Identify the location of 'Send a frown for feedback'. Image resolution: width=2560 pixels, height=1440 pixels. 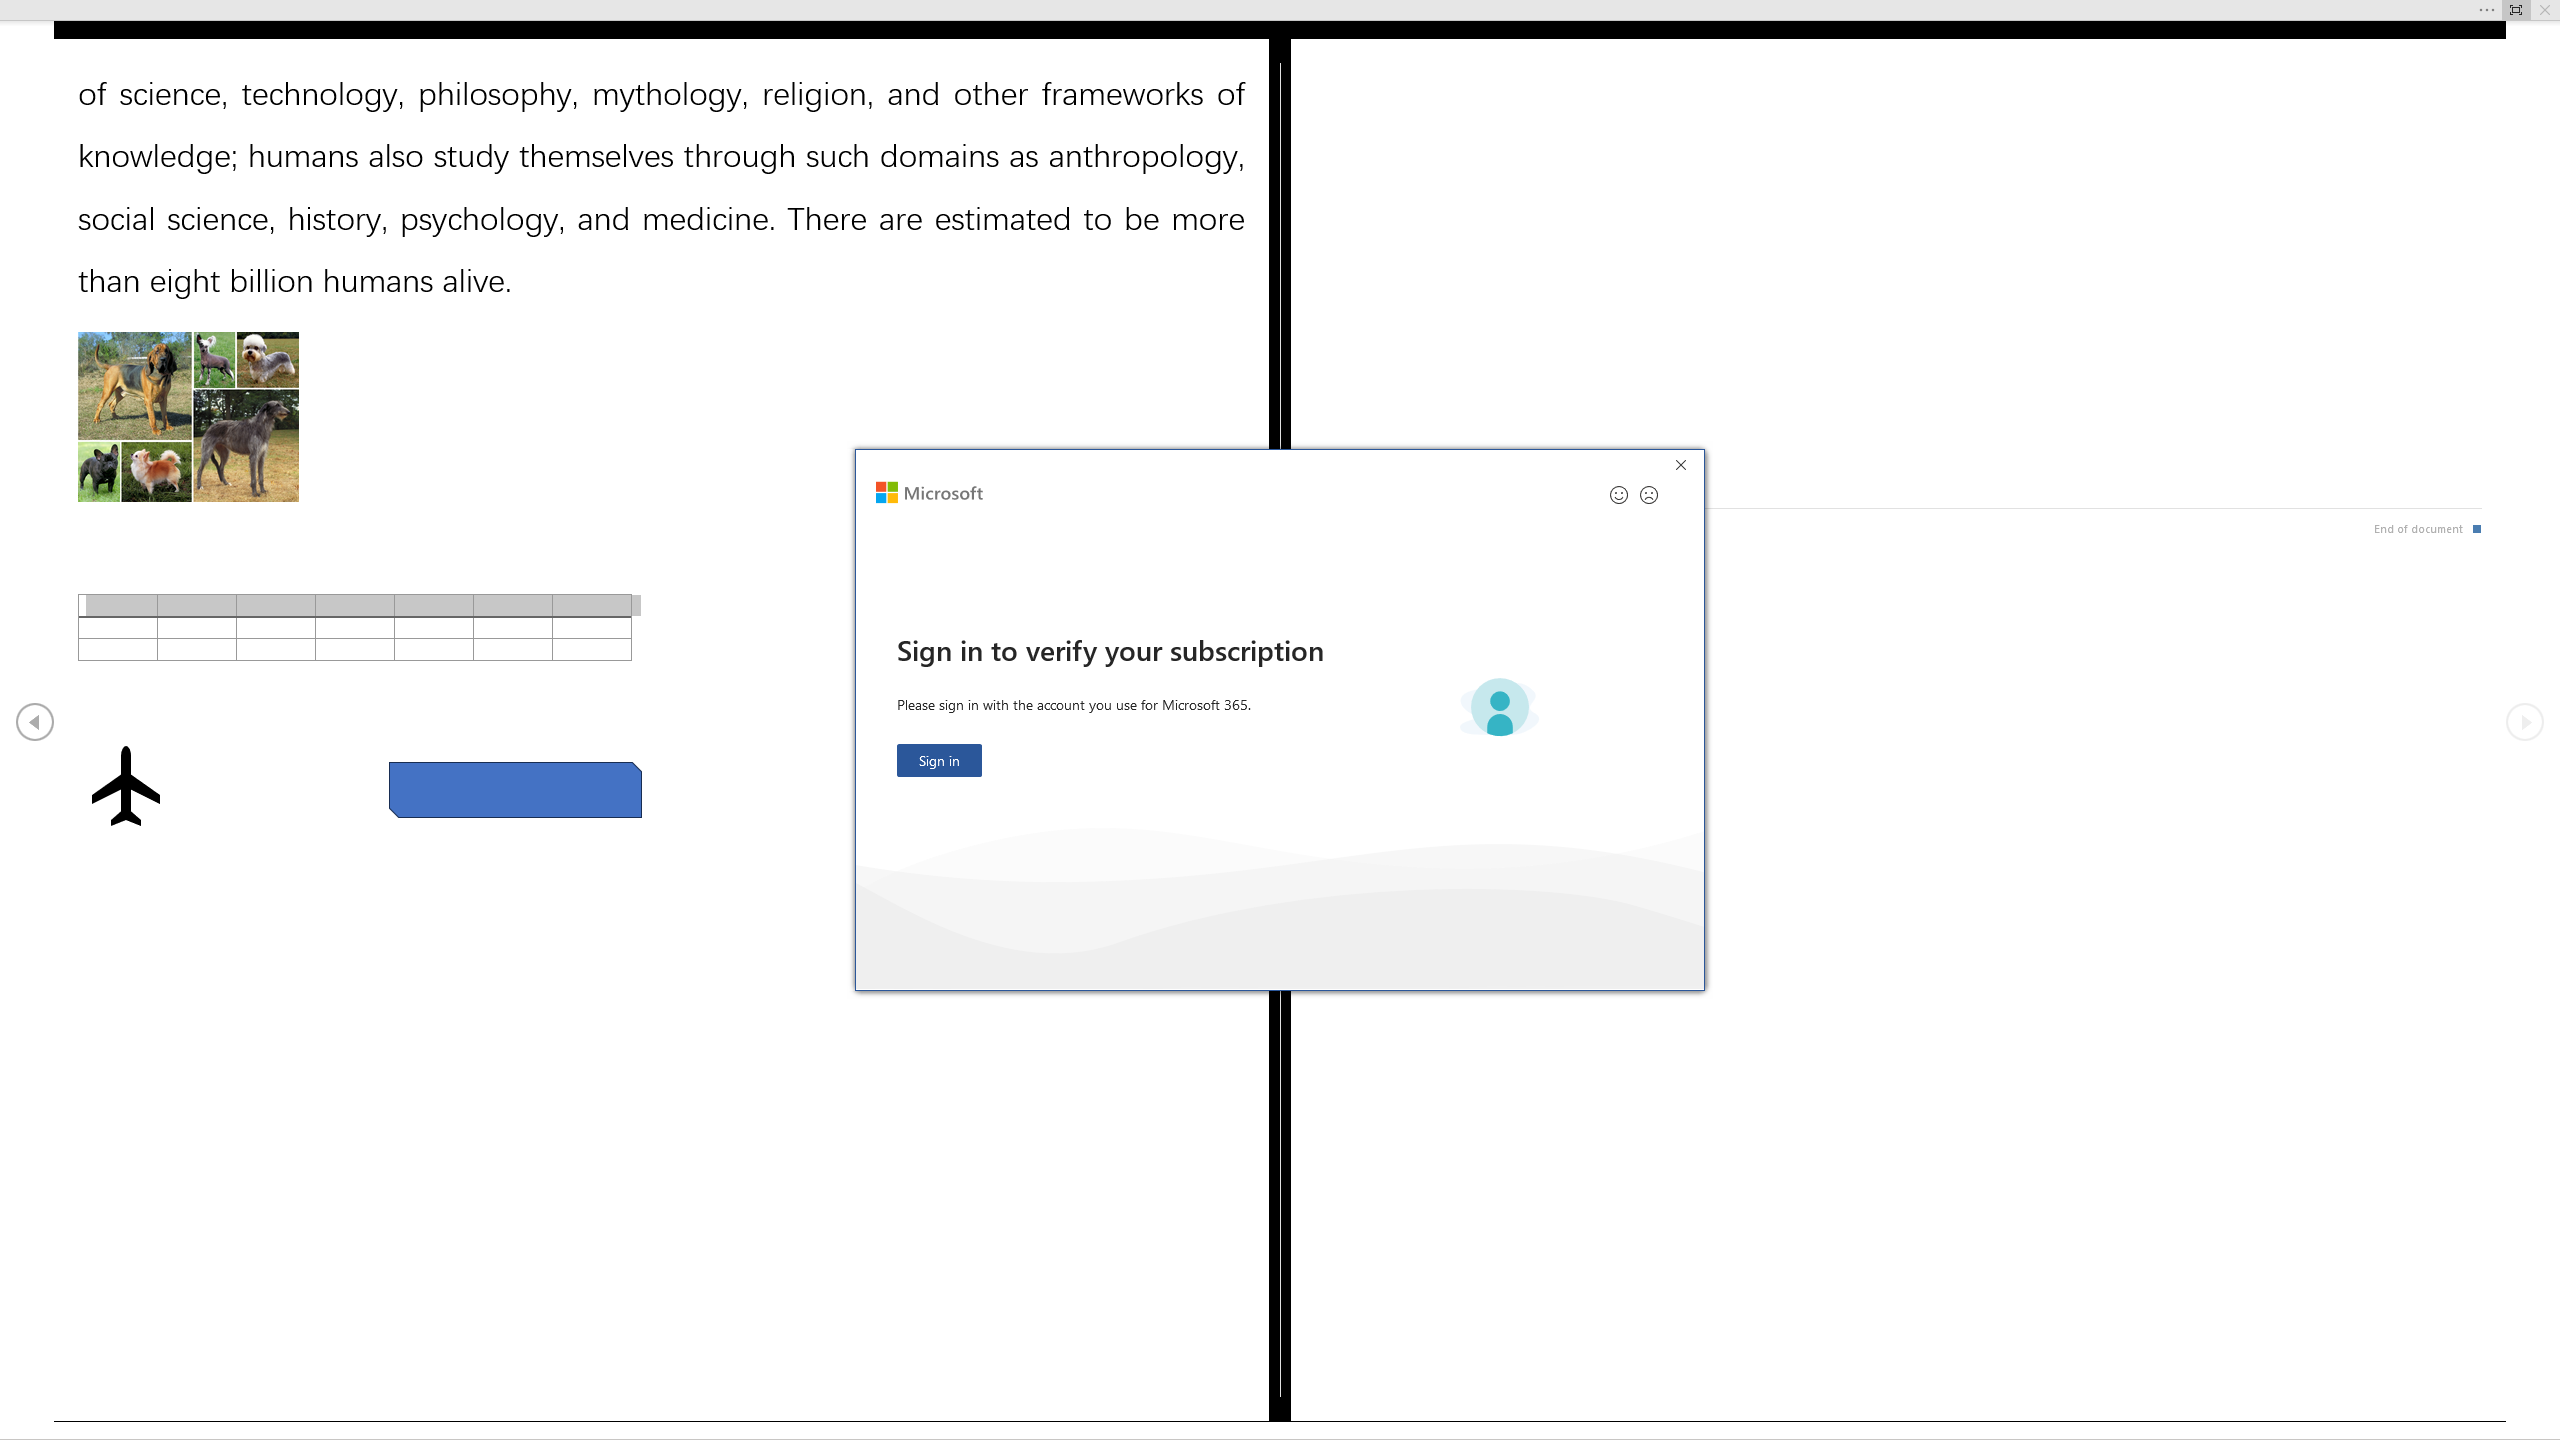
(1647, 494).